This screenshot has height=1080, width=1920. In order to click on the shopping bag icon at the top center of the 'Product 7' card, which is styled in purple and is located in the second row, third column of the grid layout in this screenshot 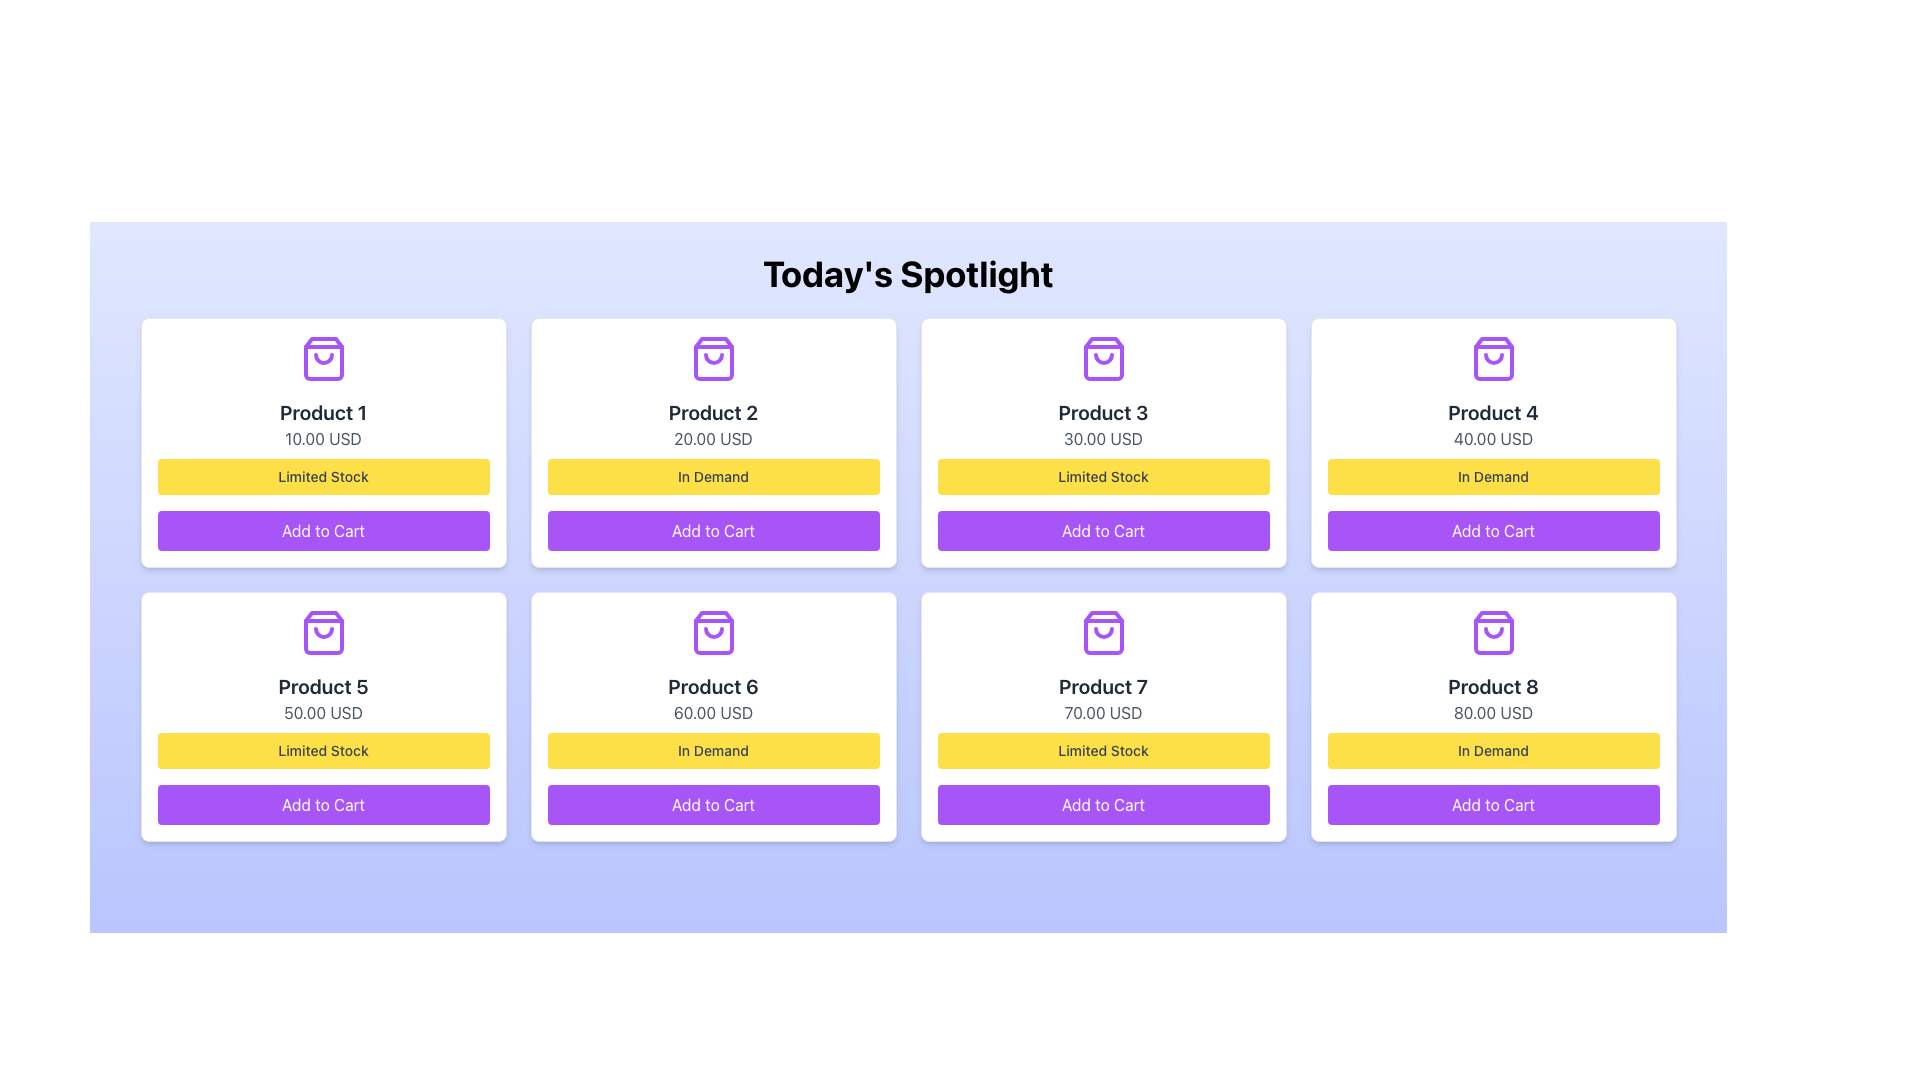, I will do `click(1102, 632)`.